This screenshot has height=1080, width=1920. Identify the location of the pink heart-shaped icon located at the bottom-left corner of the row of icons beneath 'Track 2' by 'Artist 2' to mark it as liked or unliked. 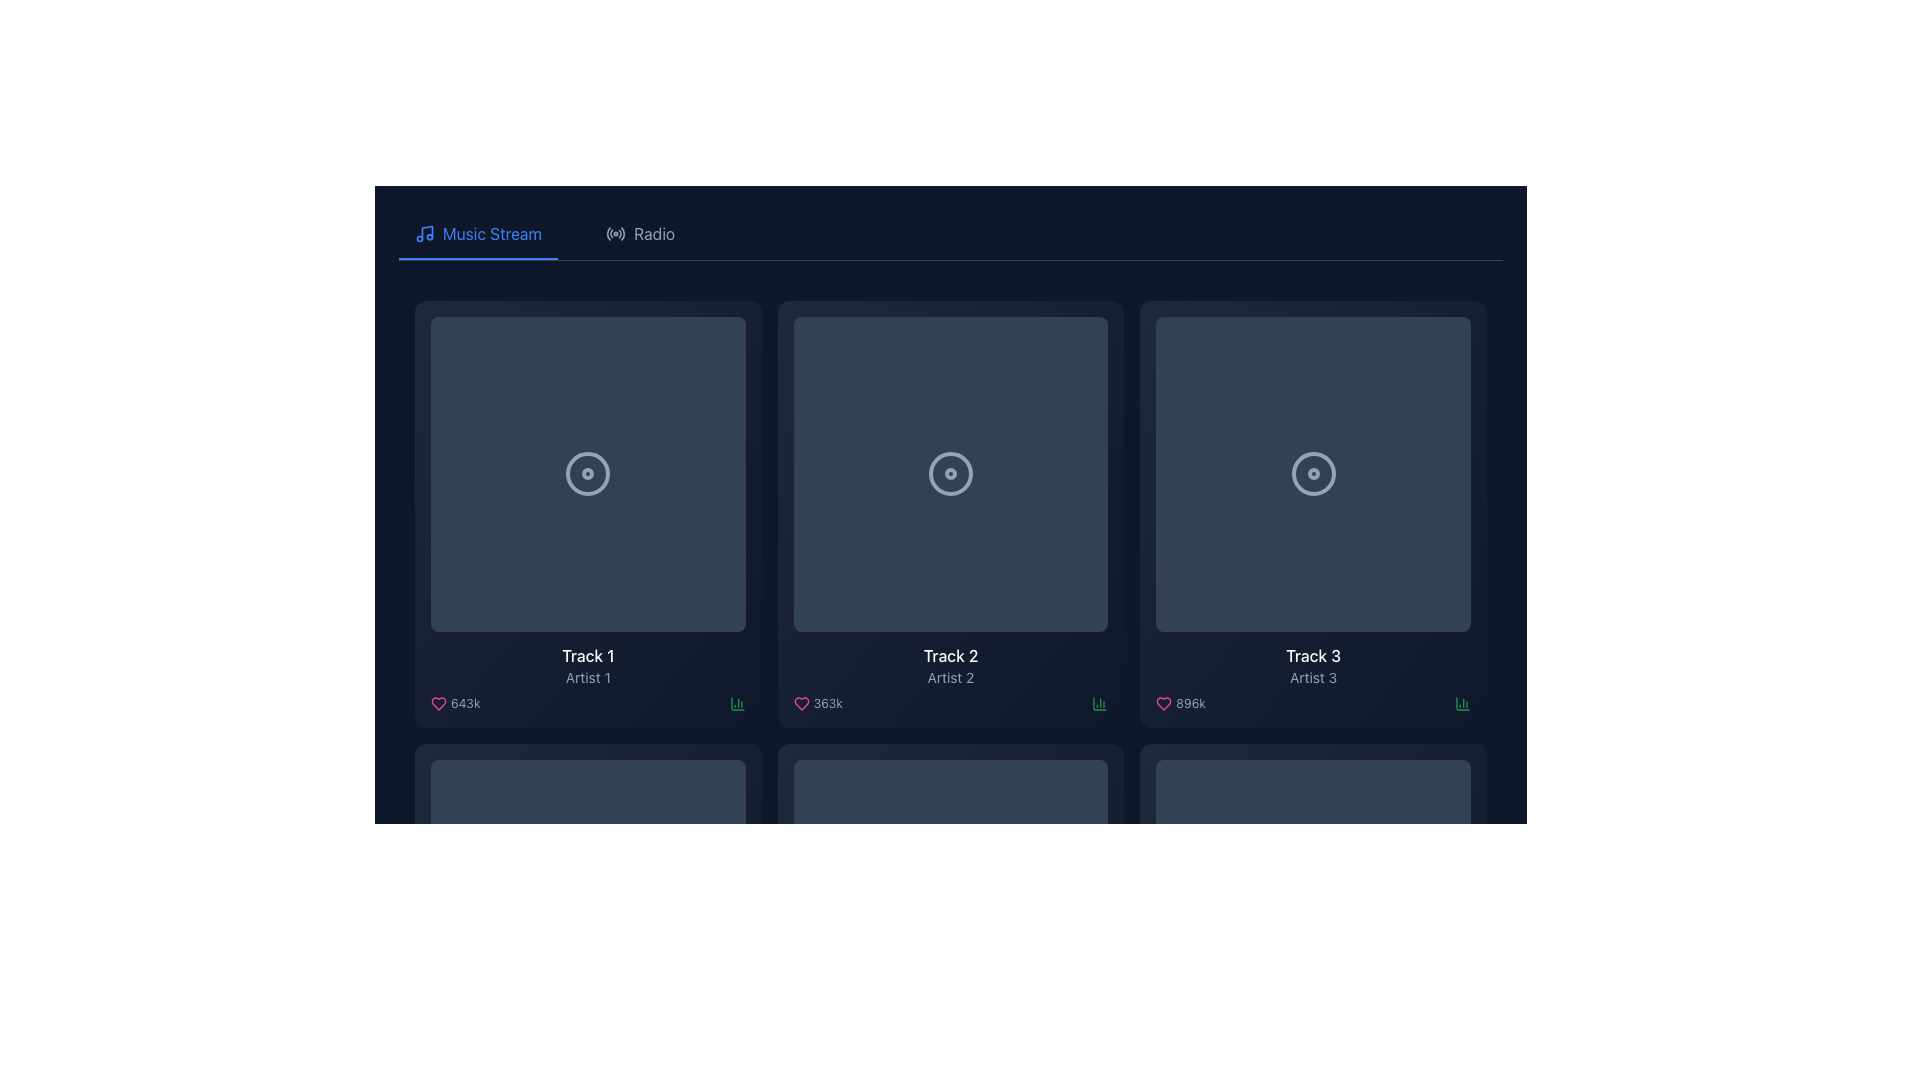
(801, 702).